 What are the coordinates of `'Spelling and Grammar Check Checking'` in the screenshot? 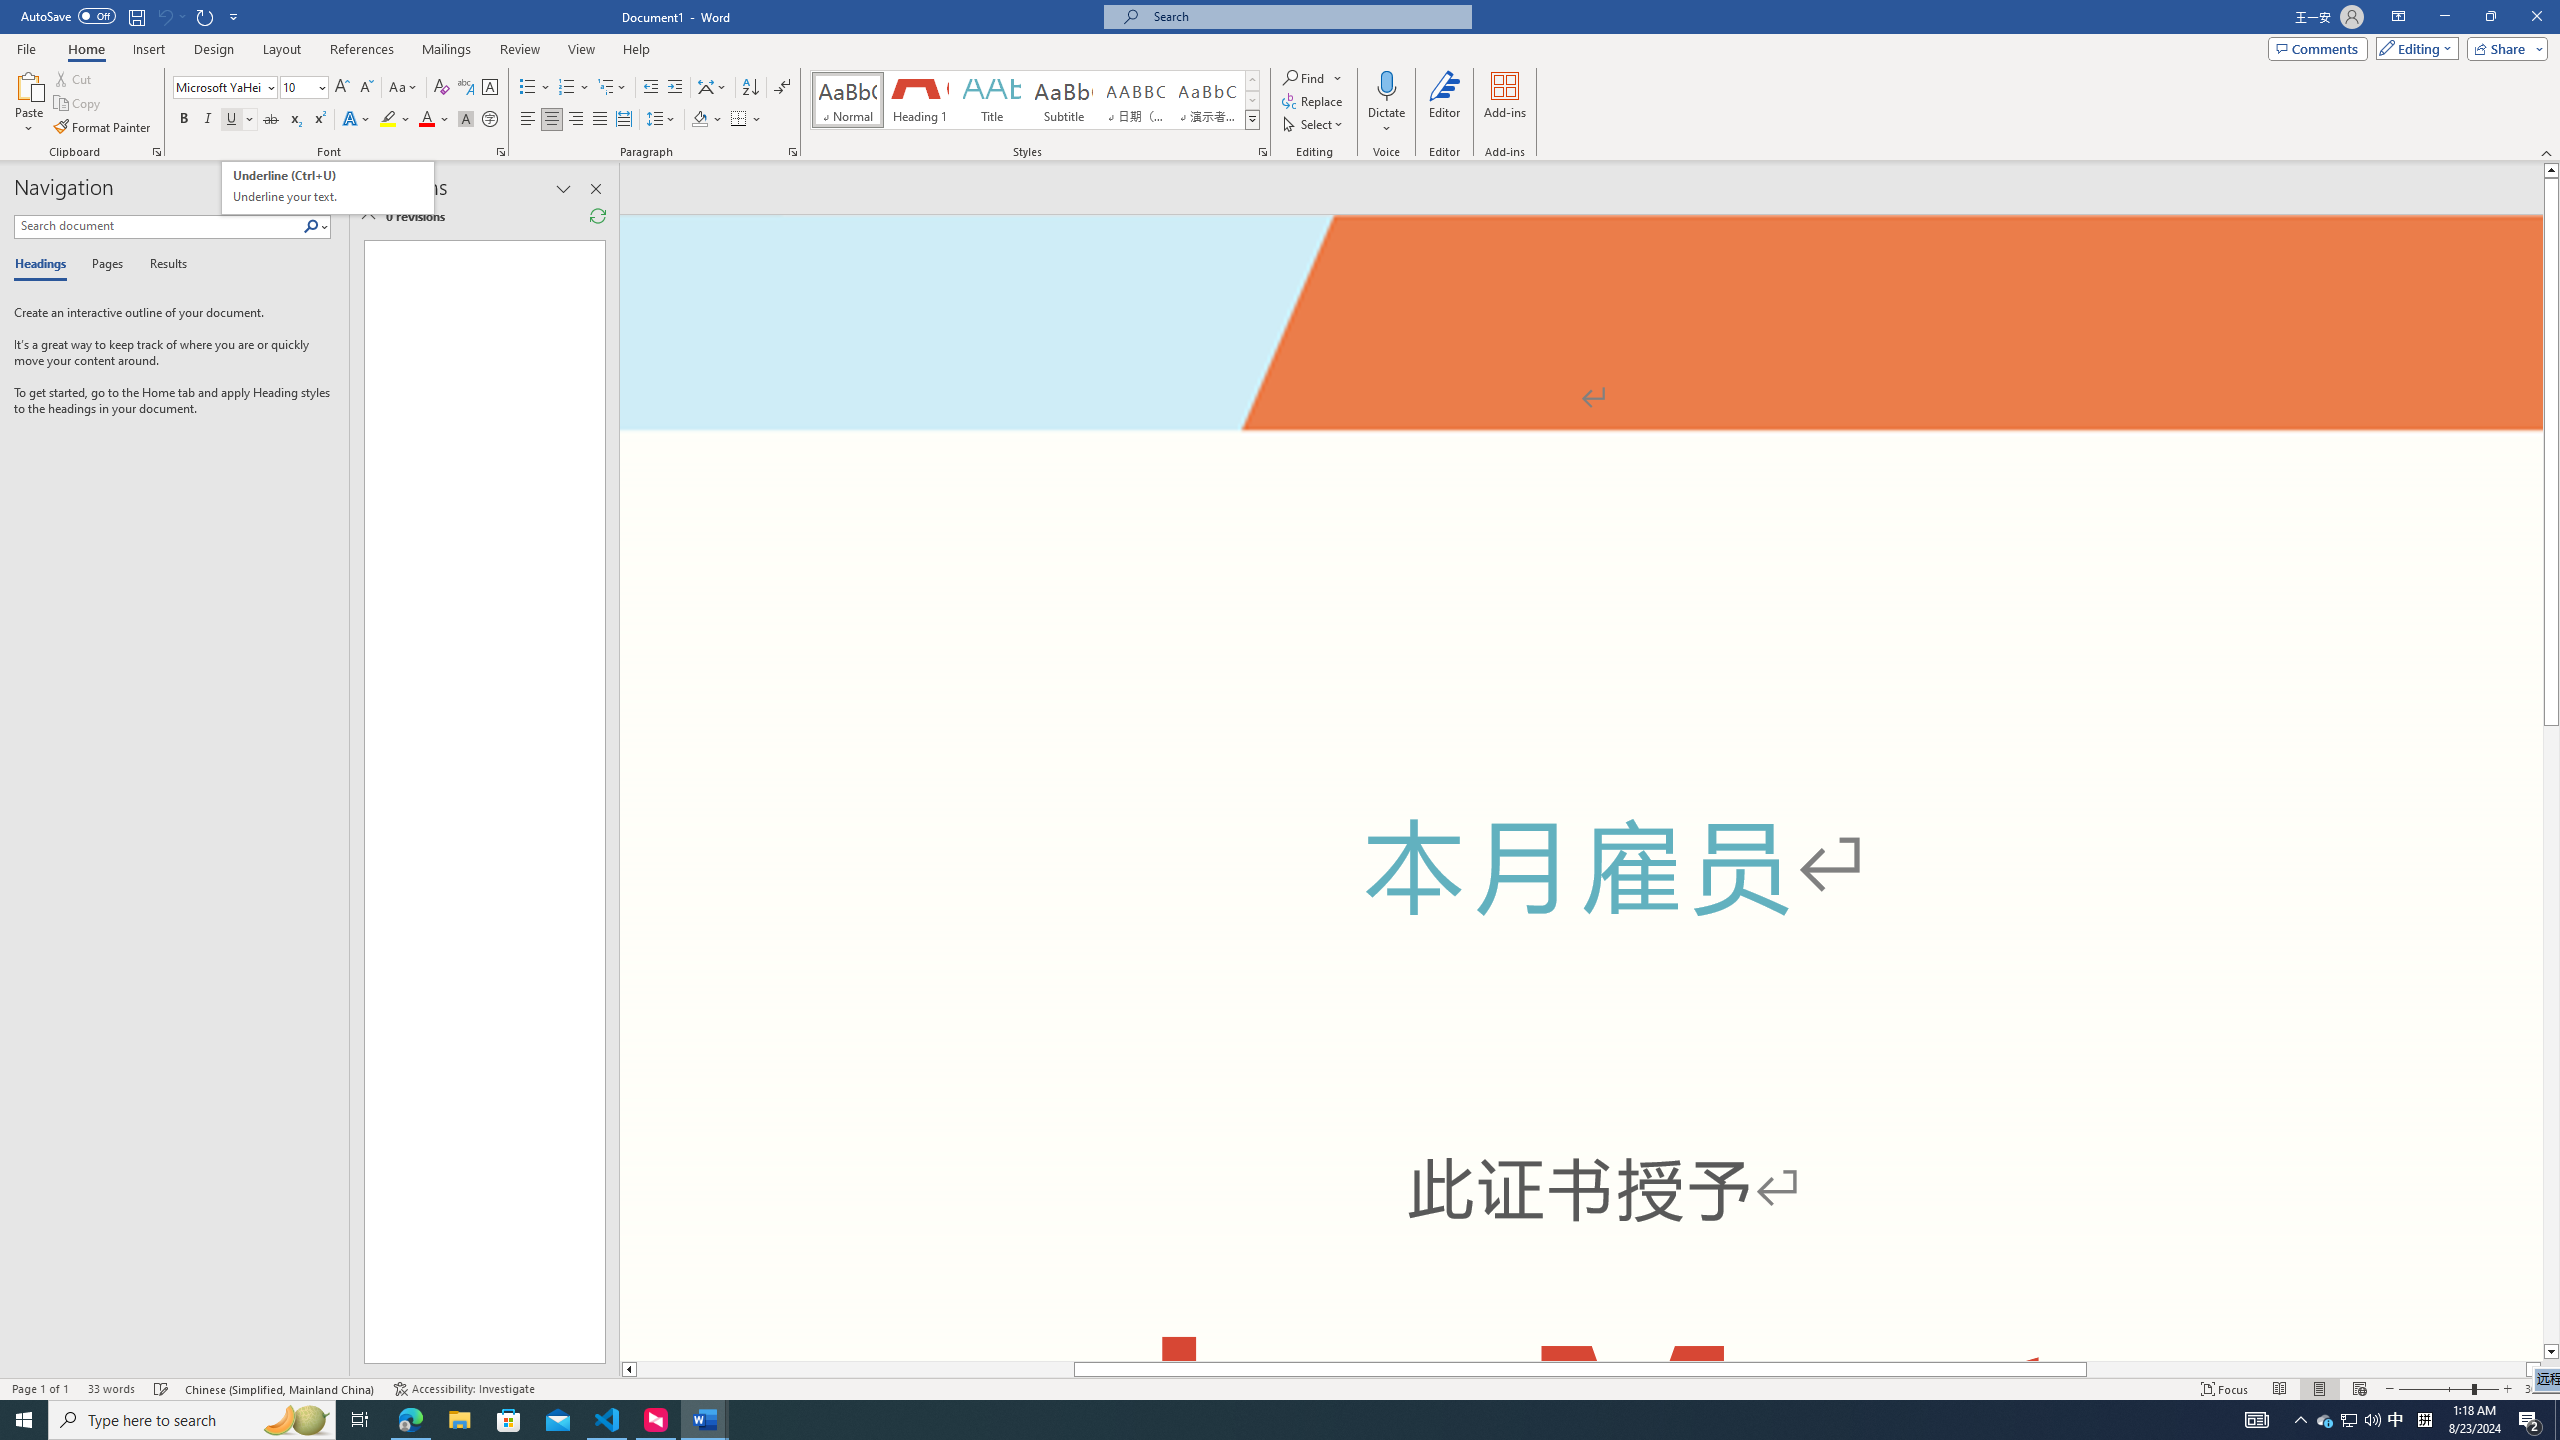 It's located at (162, 1389).